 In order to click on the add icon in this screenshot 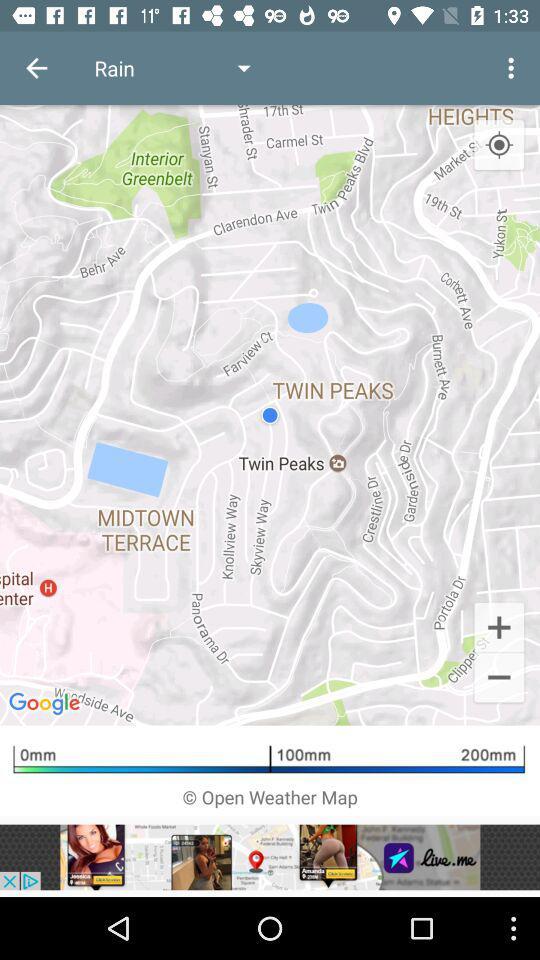, I will do `click(498, 625)`.